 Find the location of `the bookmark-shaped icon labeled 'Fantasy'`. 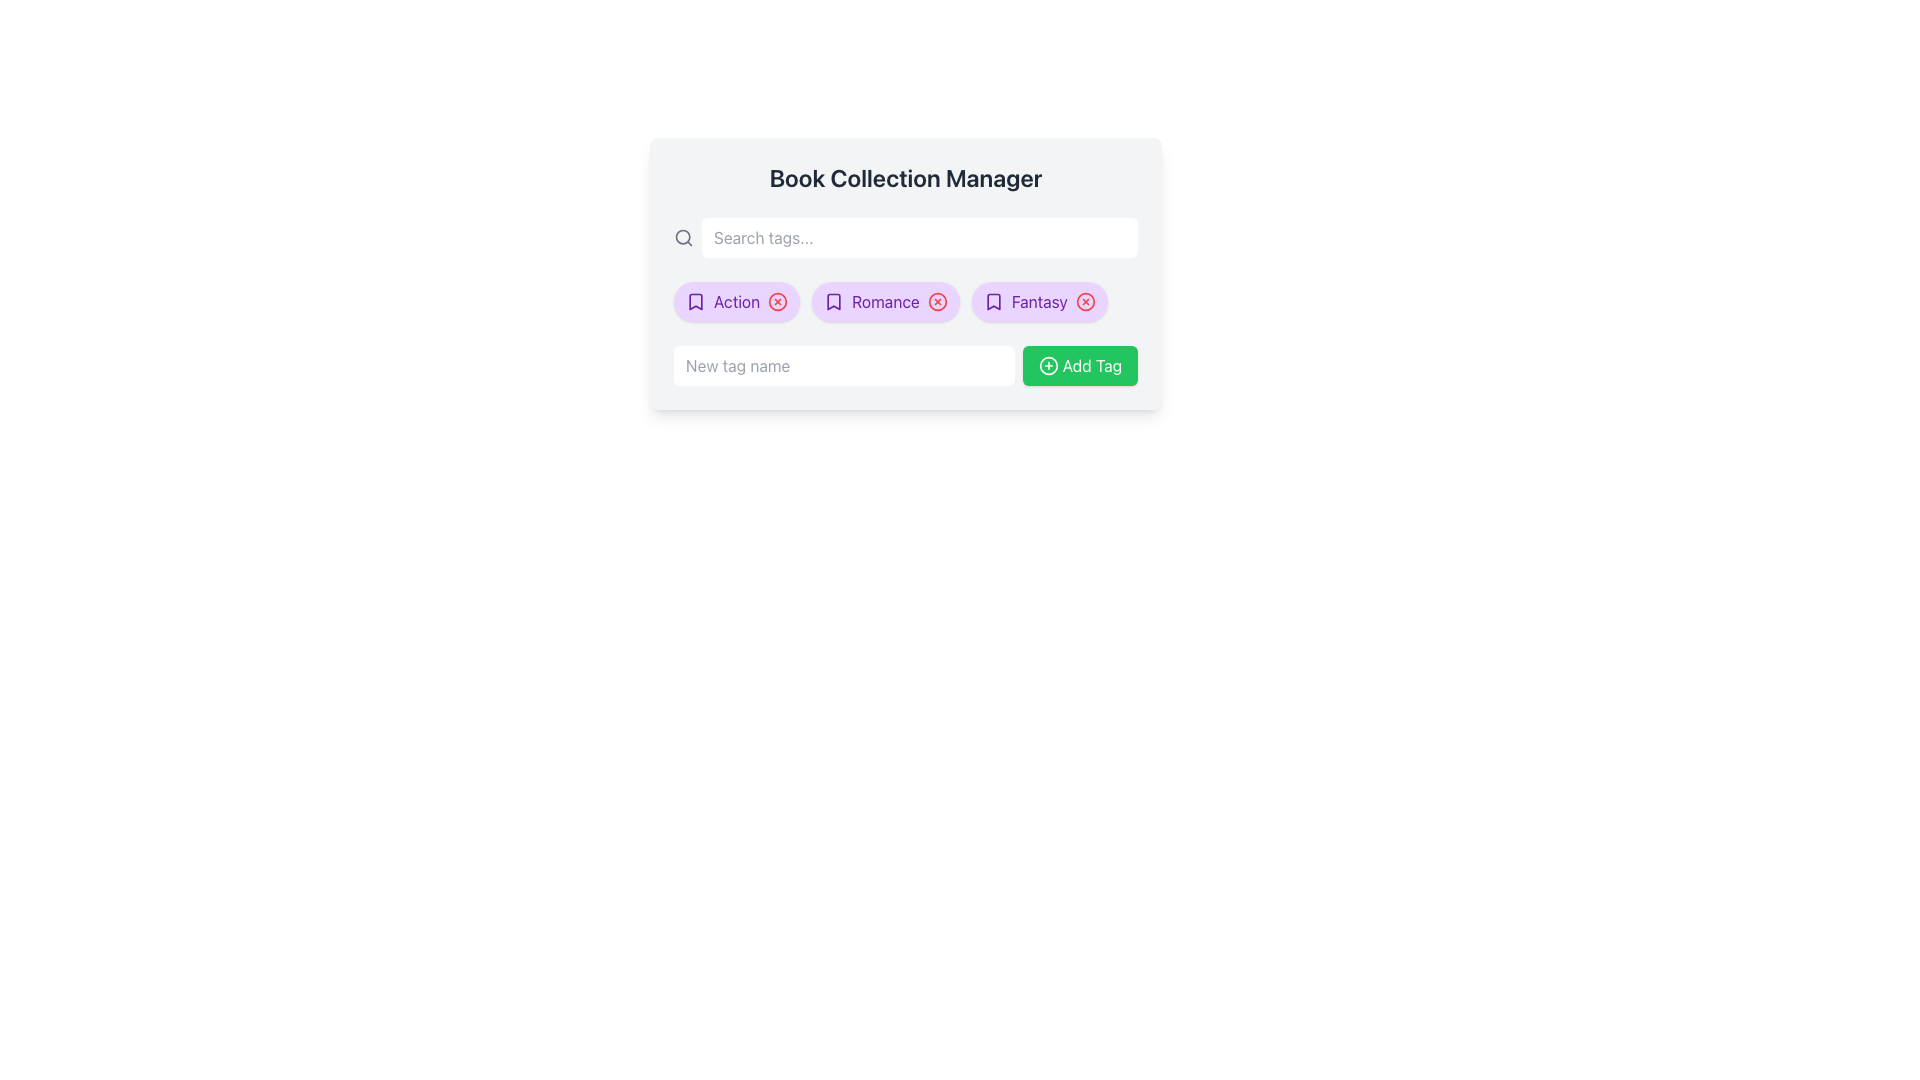

the bookmark-shaped icon labeled 'Fantasy' is located at coordinates (993, 301).